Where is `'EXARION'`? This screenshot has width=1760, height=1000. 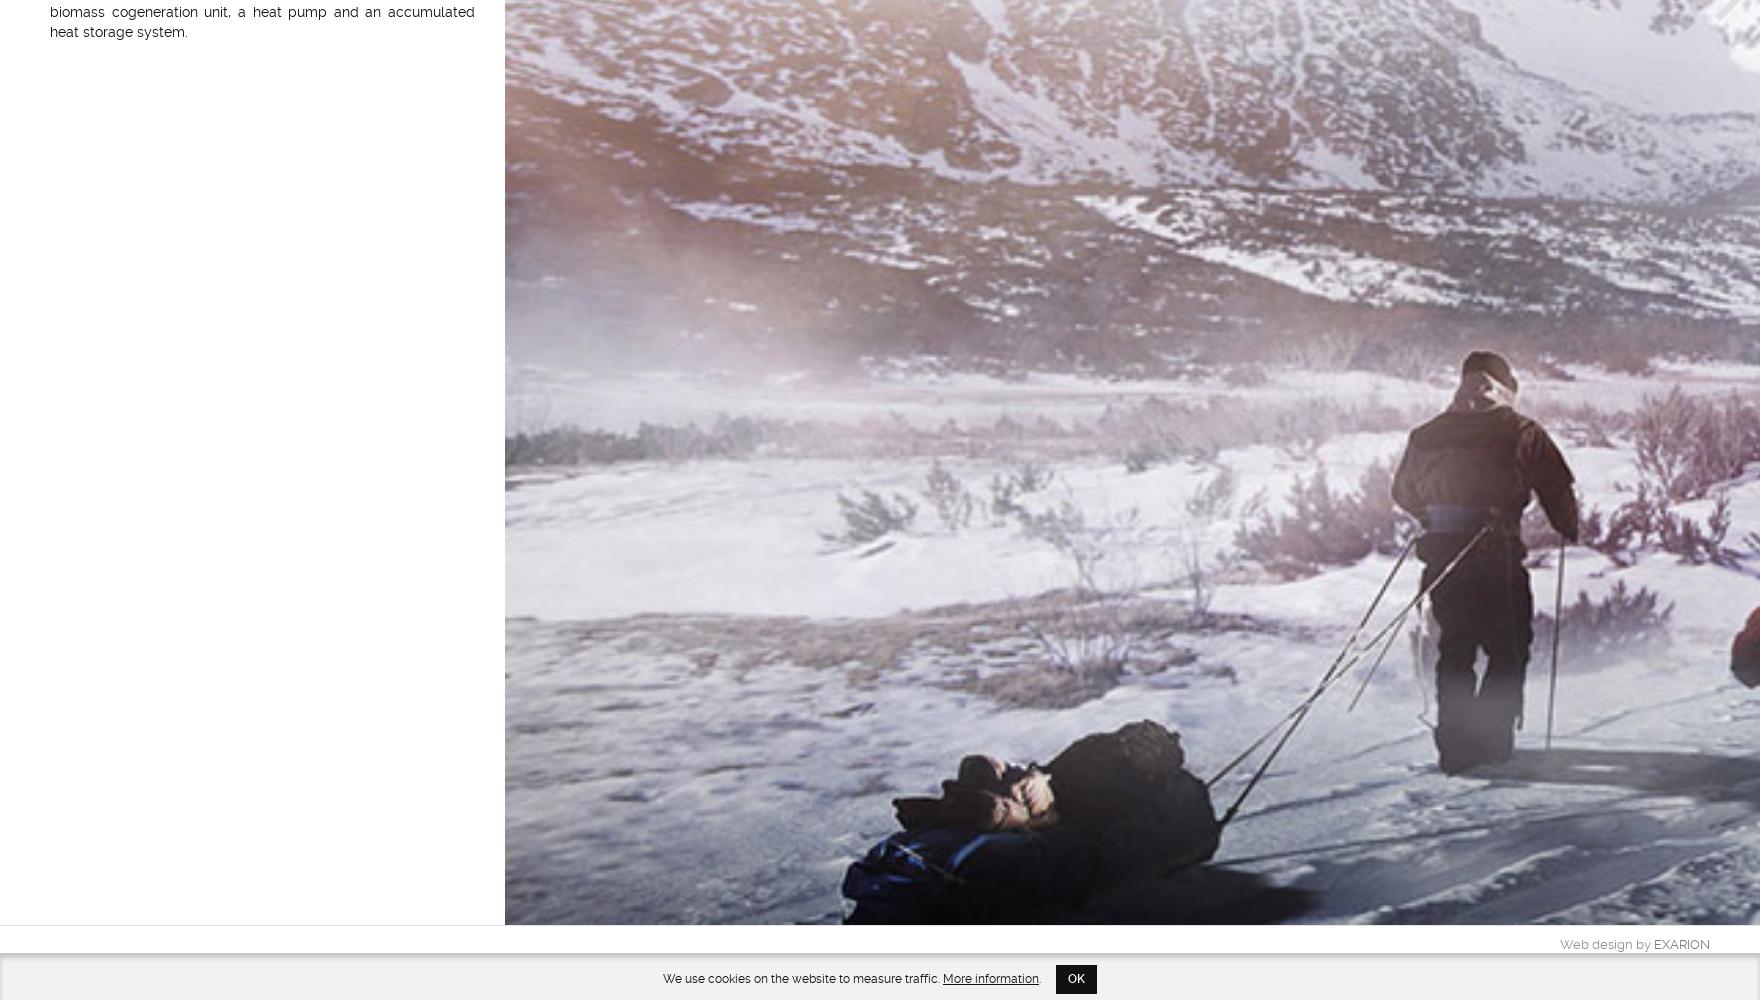
'EXARION' is located at coordinates (1681, 943).